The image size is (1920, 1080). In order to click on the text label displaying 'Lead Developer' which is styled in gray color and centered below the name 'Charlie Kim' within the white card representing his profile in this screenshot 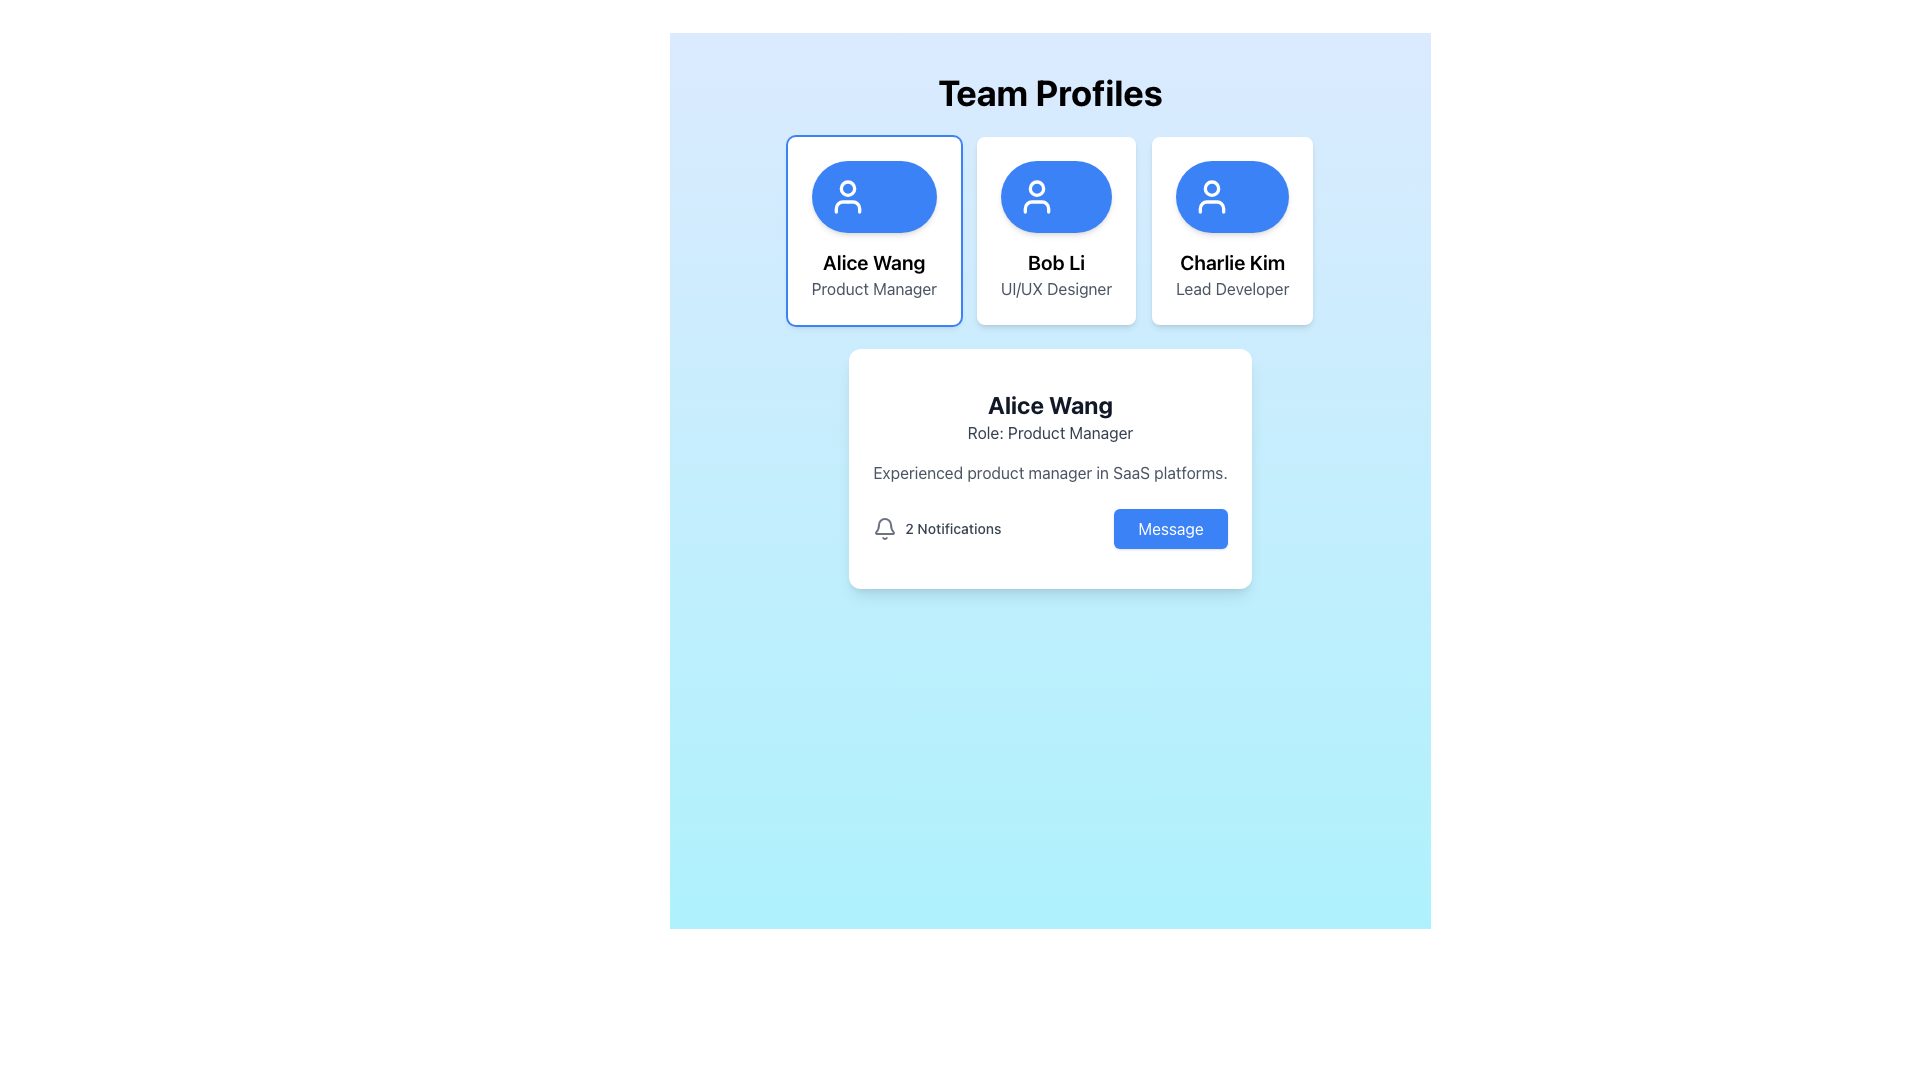, I will do `click(1231, 289)`.